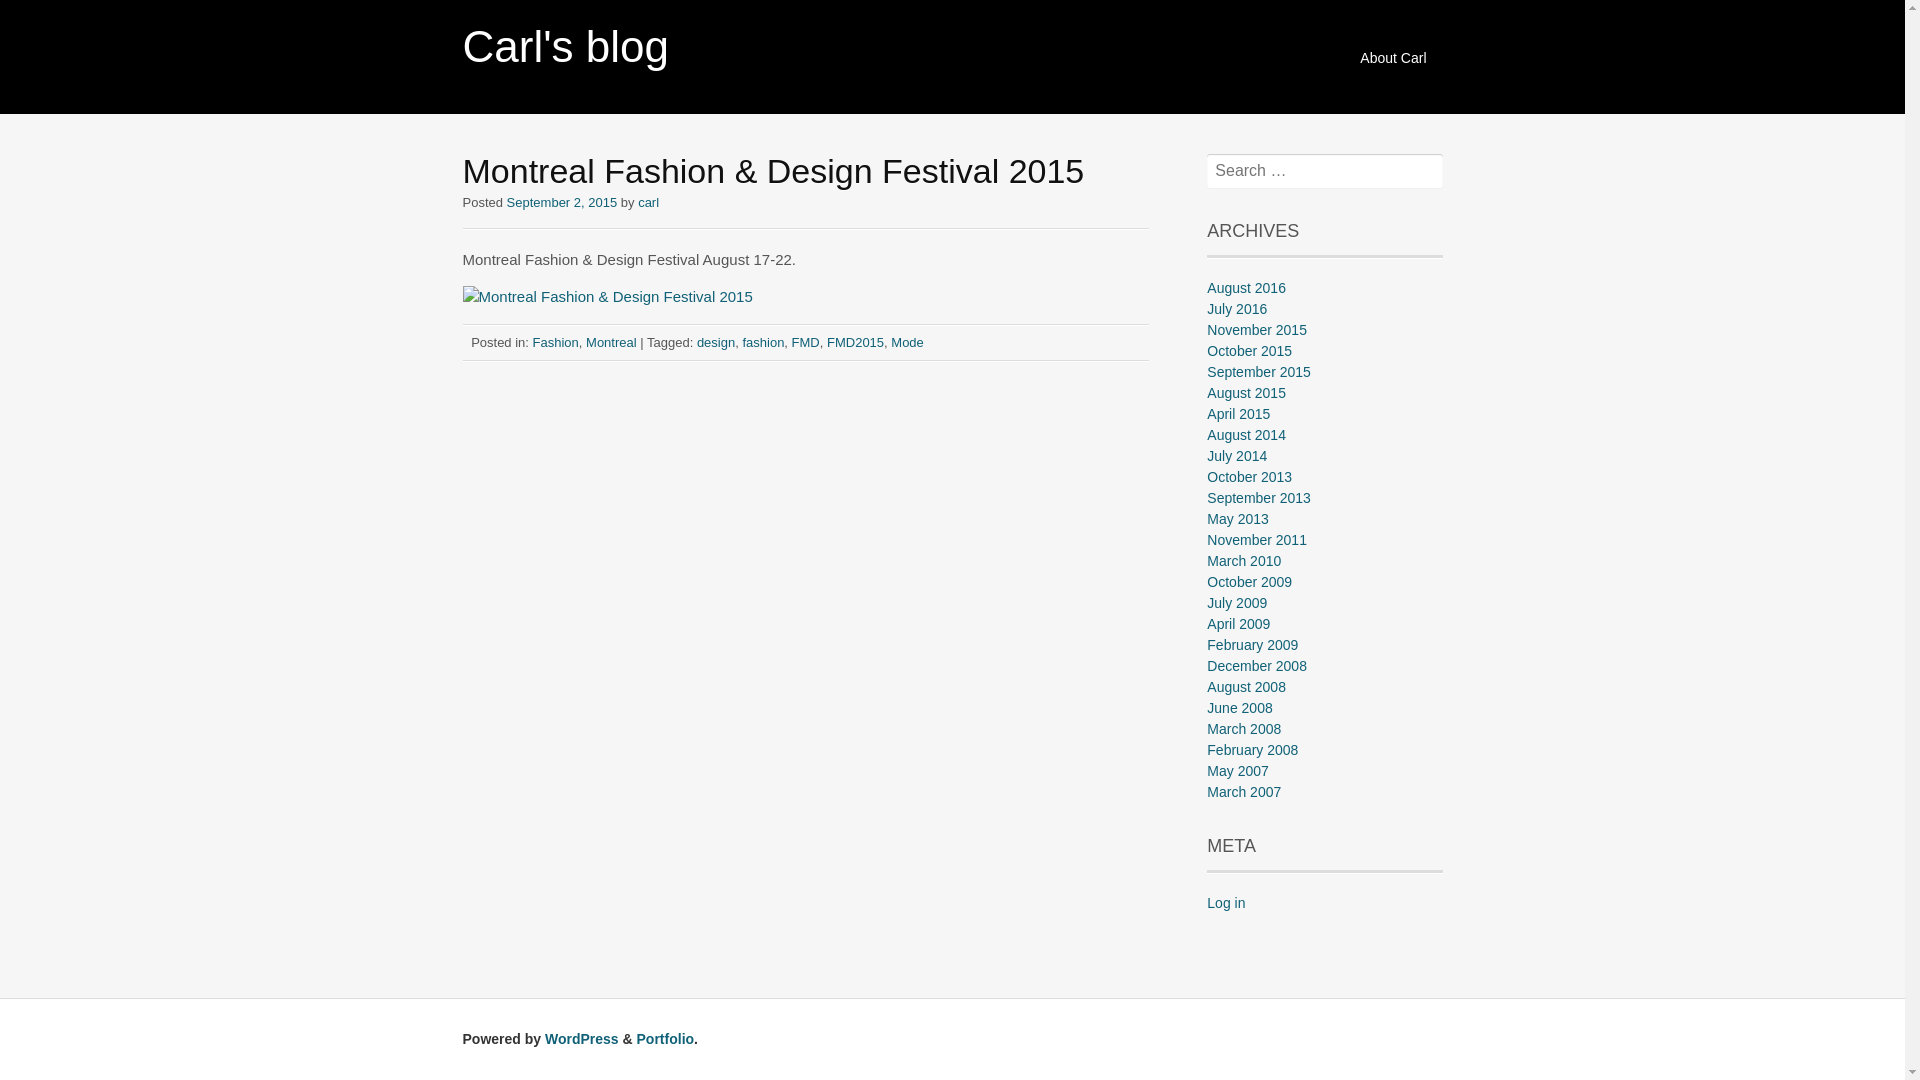 The height and width of the screenshot is (1080, 1920). What do you see at coordinates (1242, 729) in the screenshot?
I see `'March 2008'` at bounding box center [1242, 729].